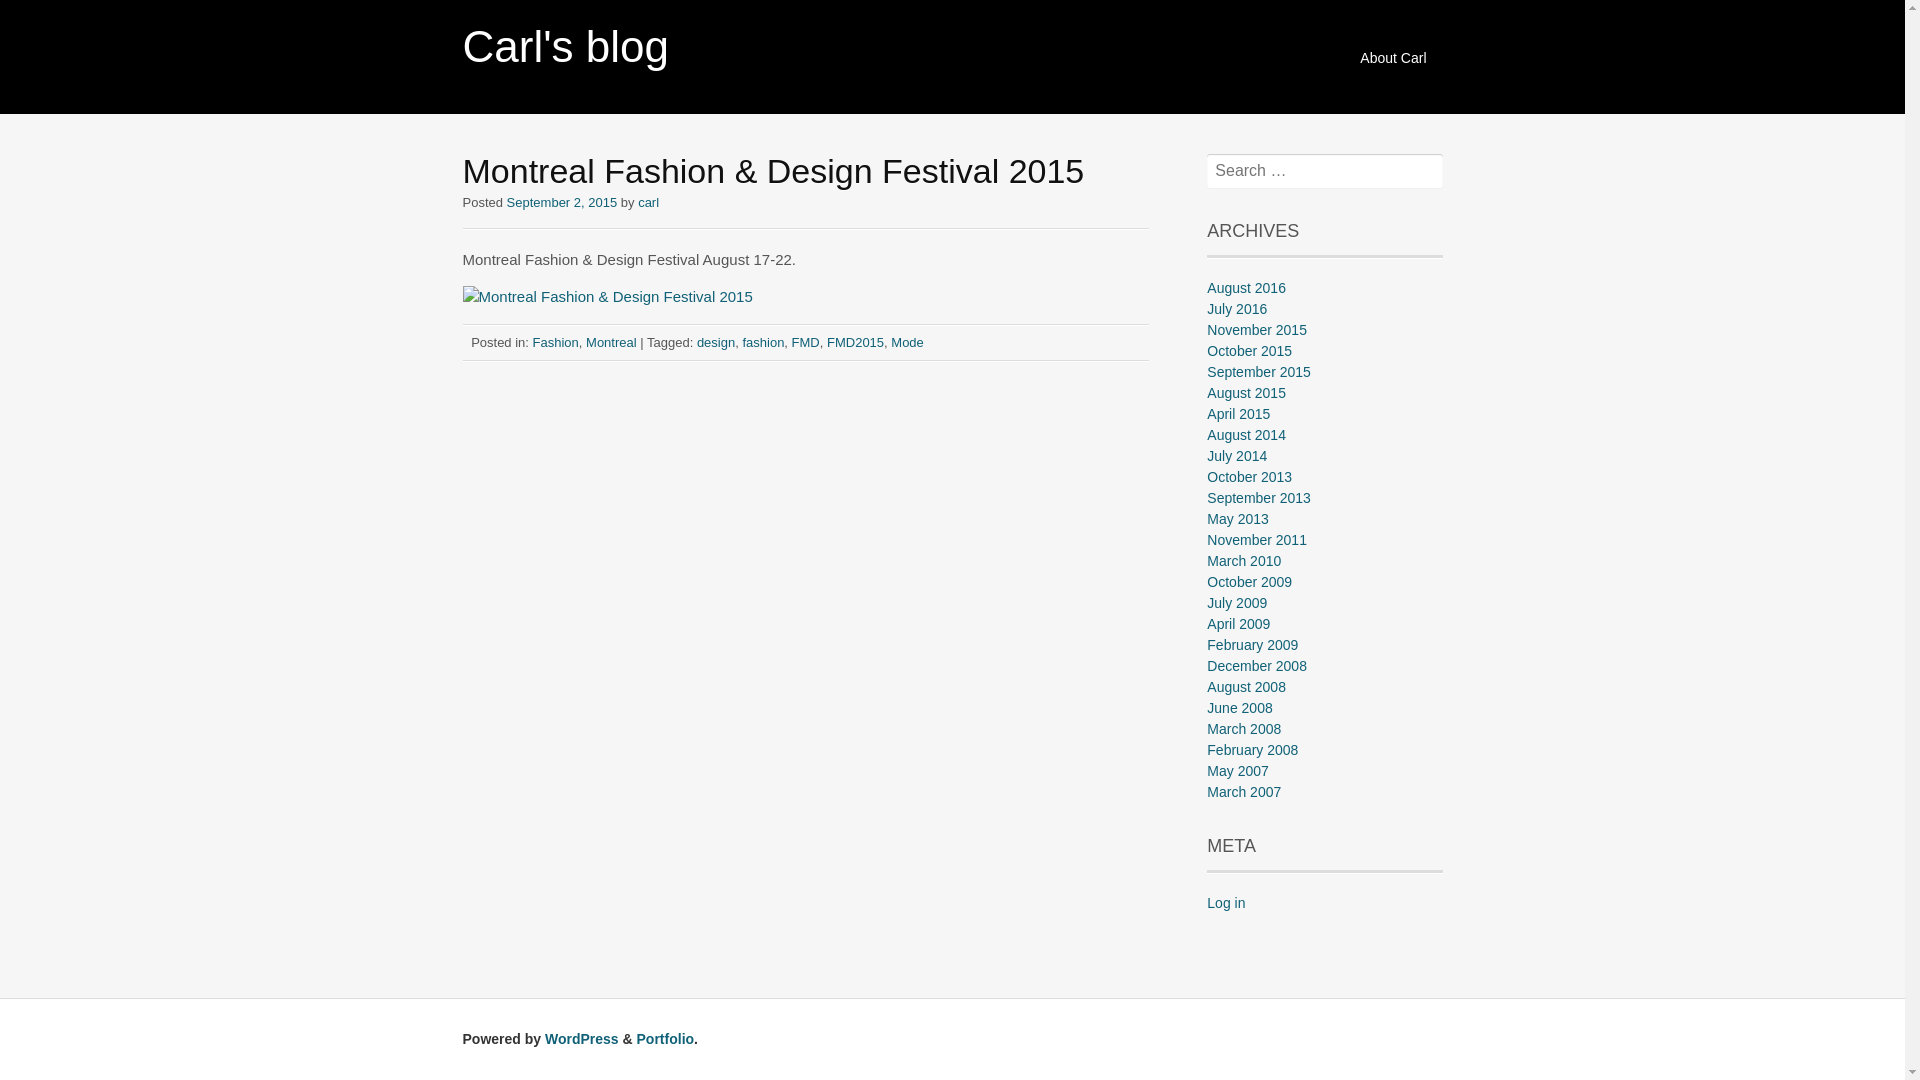 The height and width of the screenshot is (1080, 1920). What do you see at coordinates (1242, 729) in the screenshot?
I see `'March 2008'` at bounding box center [1242, 729].